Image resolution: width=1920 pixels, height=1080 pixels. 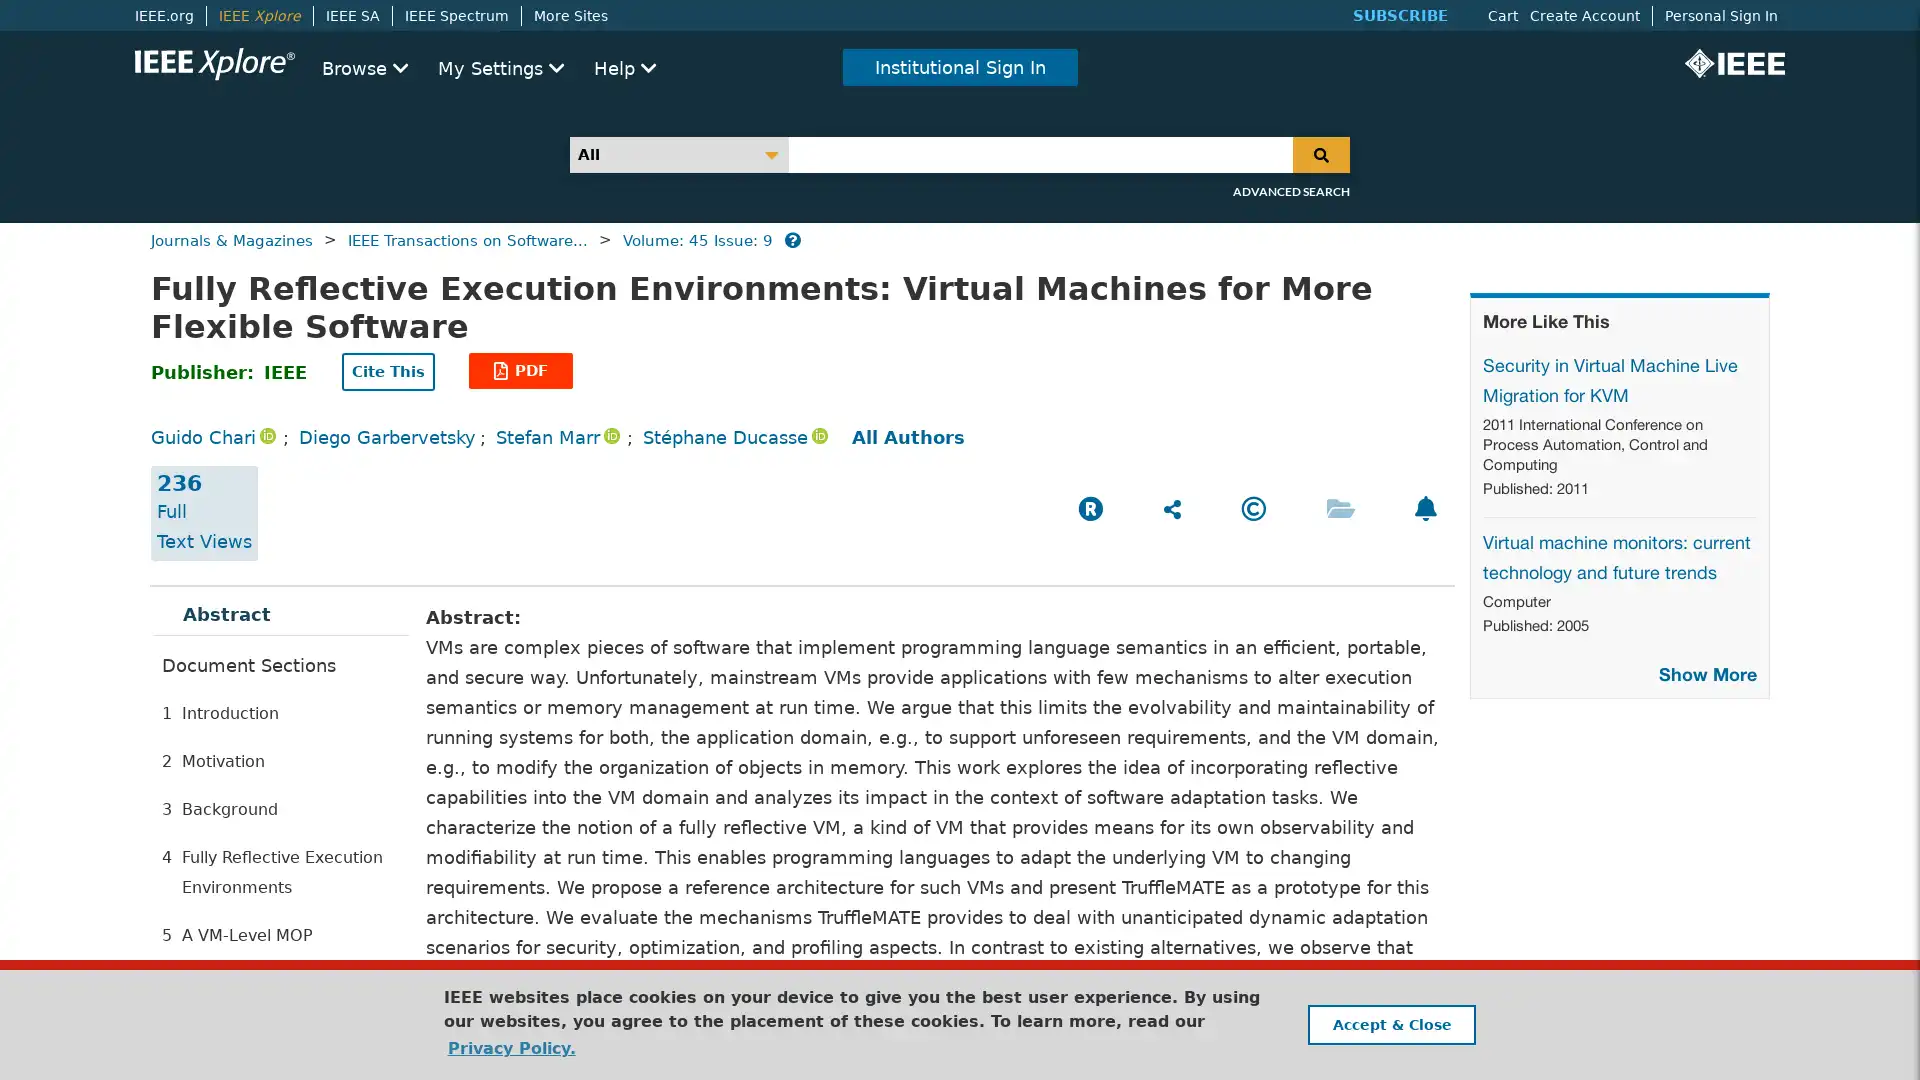 What do you see at coordinates (204, 512) in the screenshot?
I see `236 Full Text Views` at bounding box center [204, 512].